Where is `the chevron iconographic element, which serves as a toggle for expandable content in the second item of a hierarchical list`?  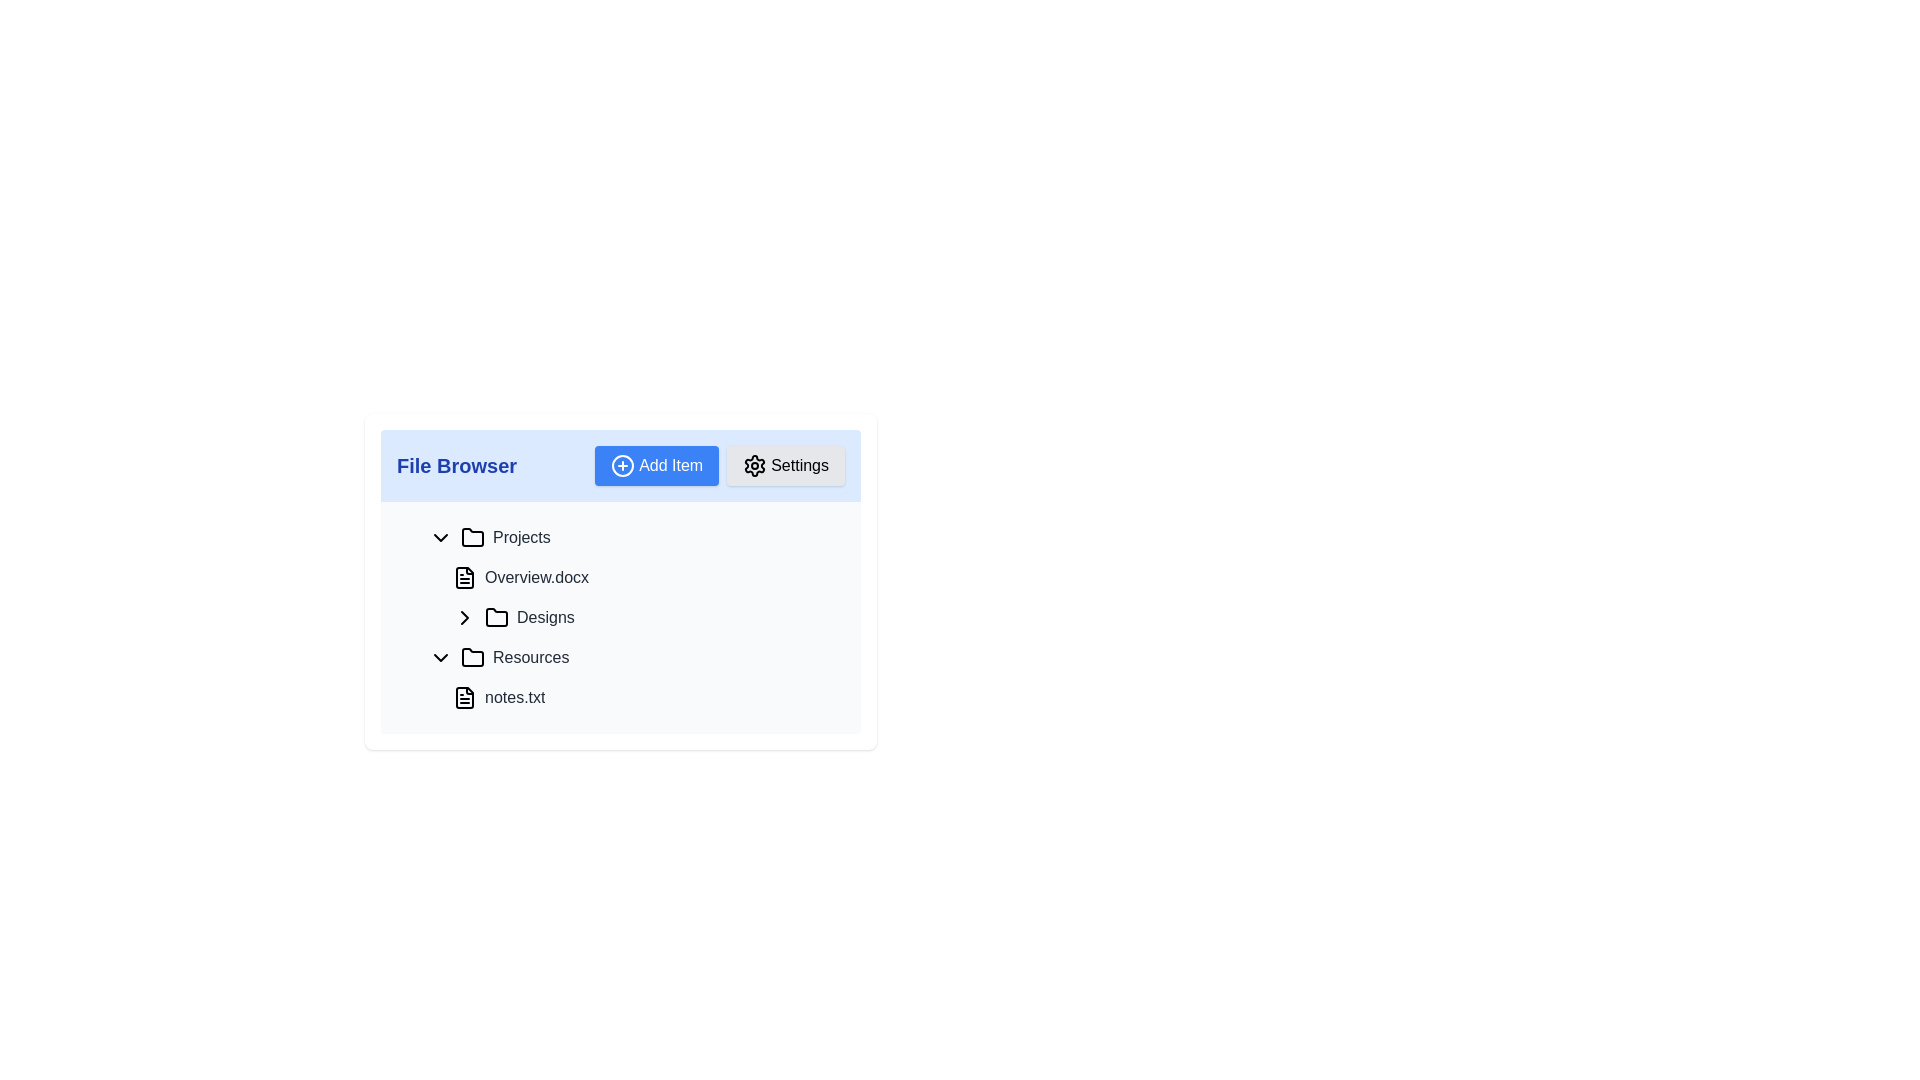
the chevron iconographic element, which serves as a toggle for expandable content in the second item of a hierarchical list is located at coordinates (464, 616).